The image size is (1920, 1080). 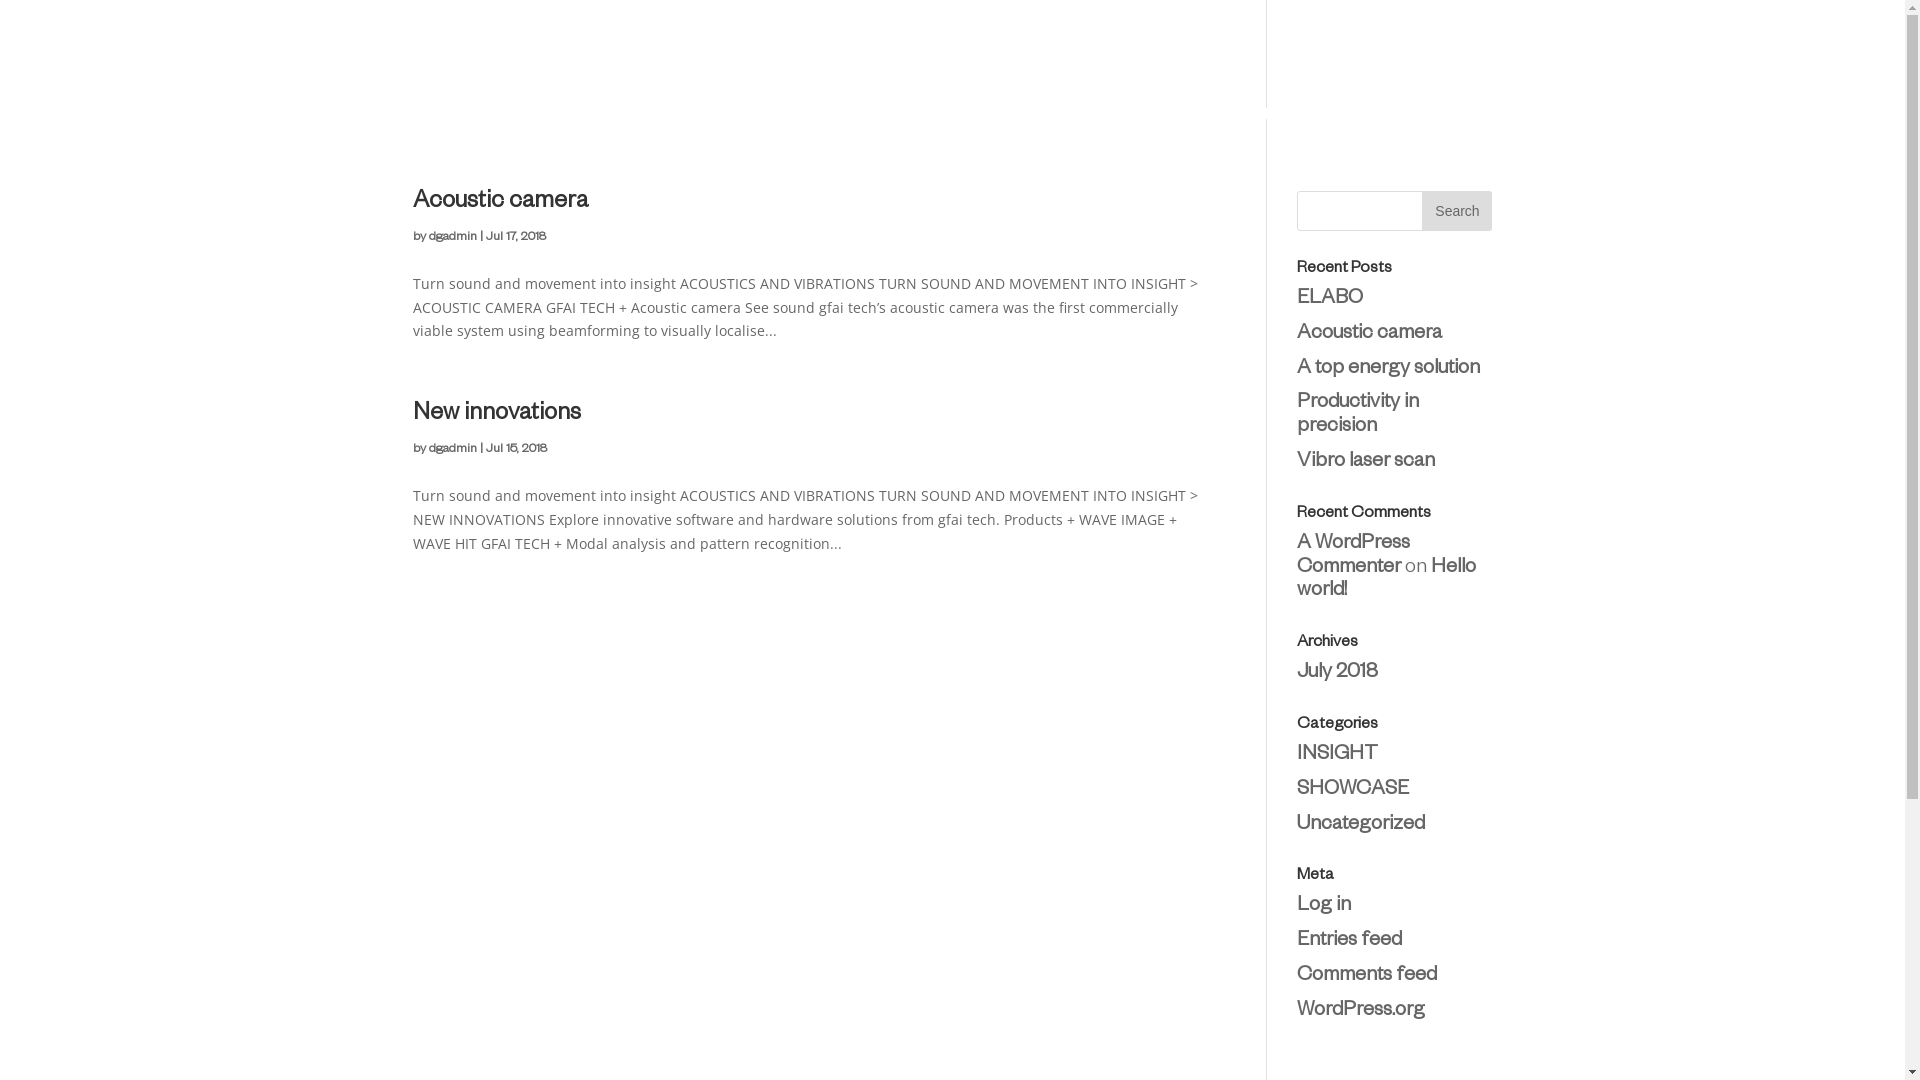 What do you see at coordinates (1353, 789) in the screenshot?
I see `'SHOWCASE'` at bounding box center [1353, 789].